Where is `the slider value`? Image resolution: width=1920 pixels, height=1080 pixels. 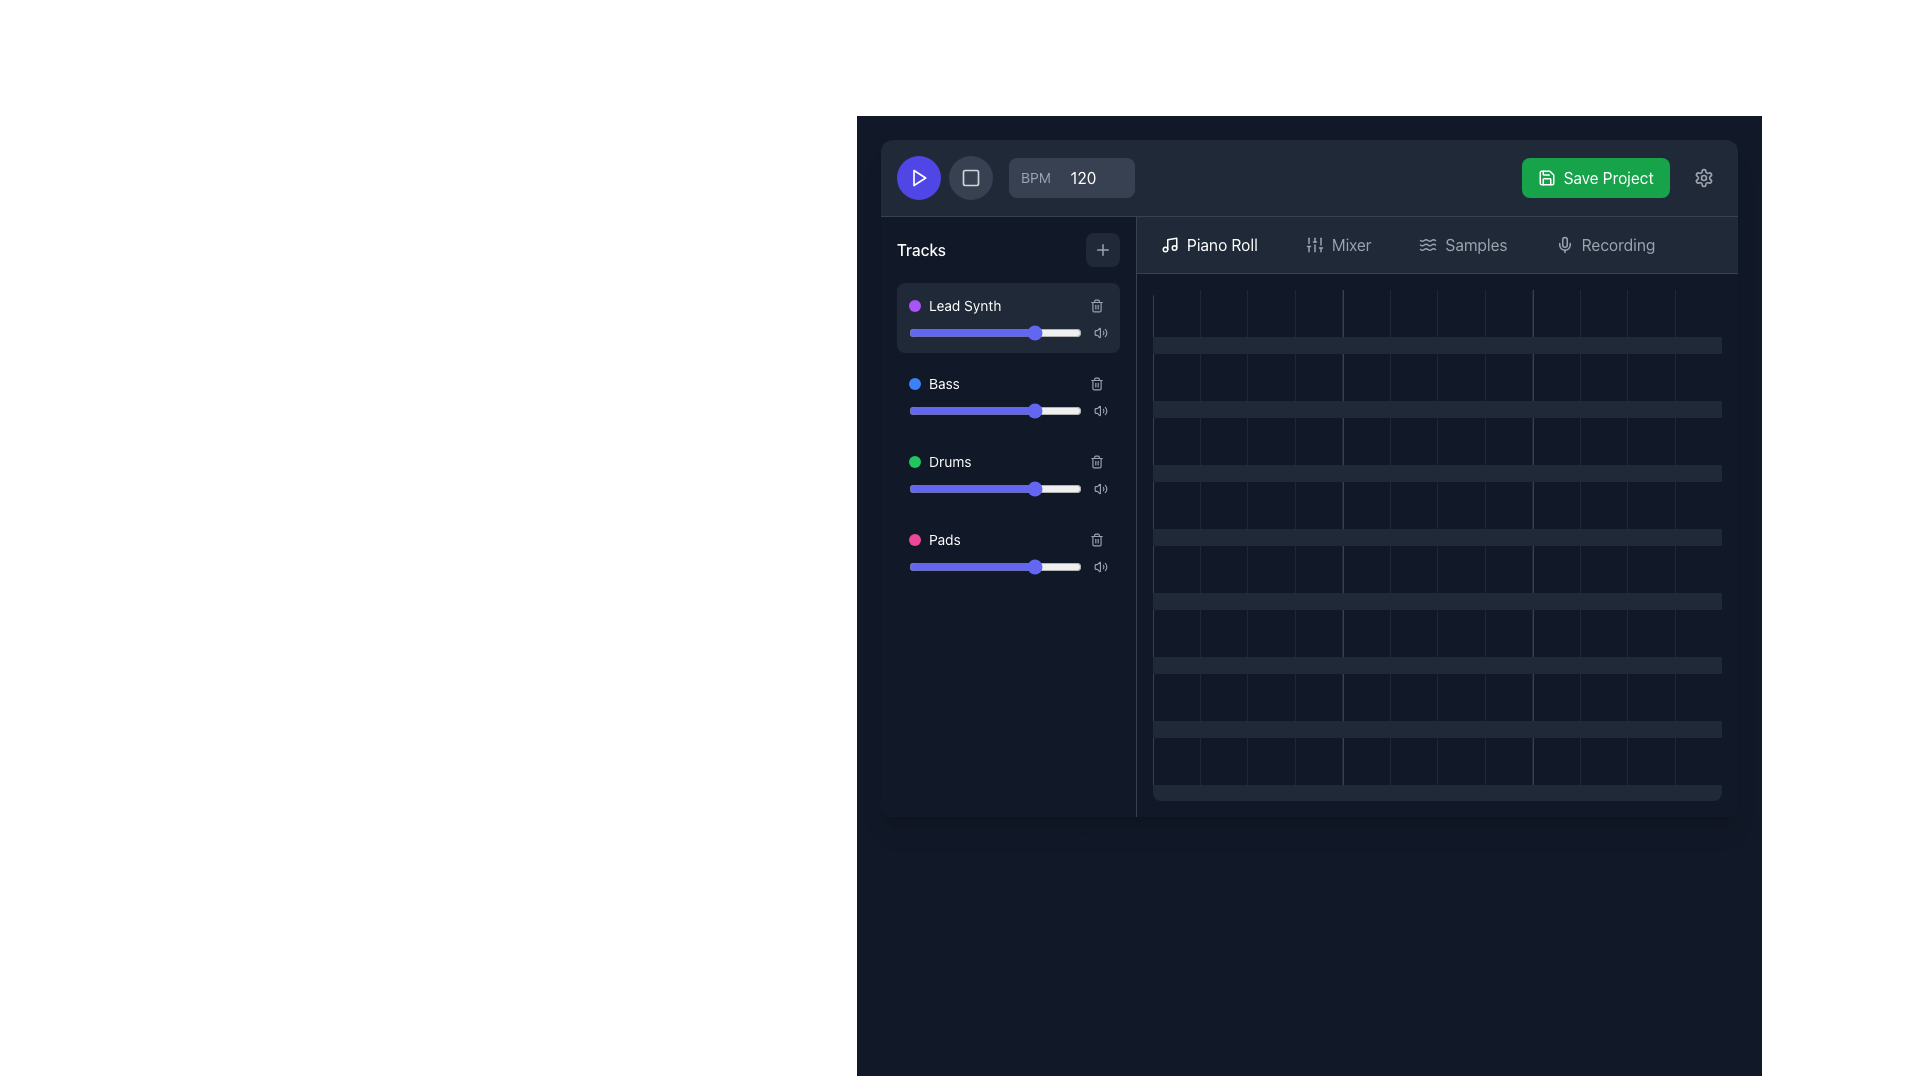
the slider value is located at coordinates (1041, 331).